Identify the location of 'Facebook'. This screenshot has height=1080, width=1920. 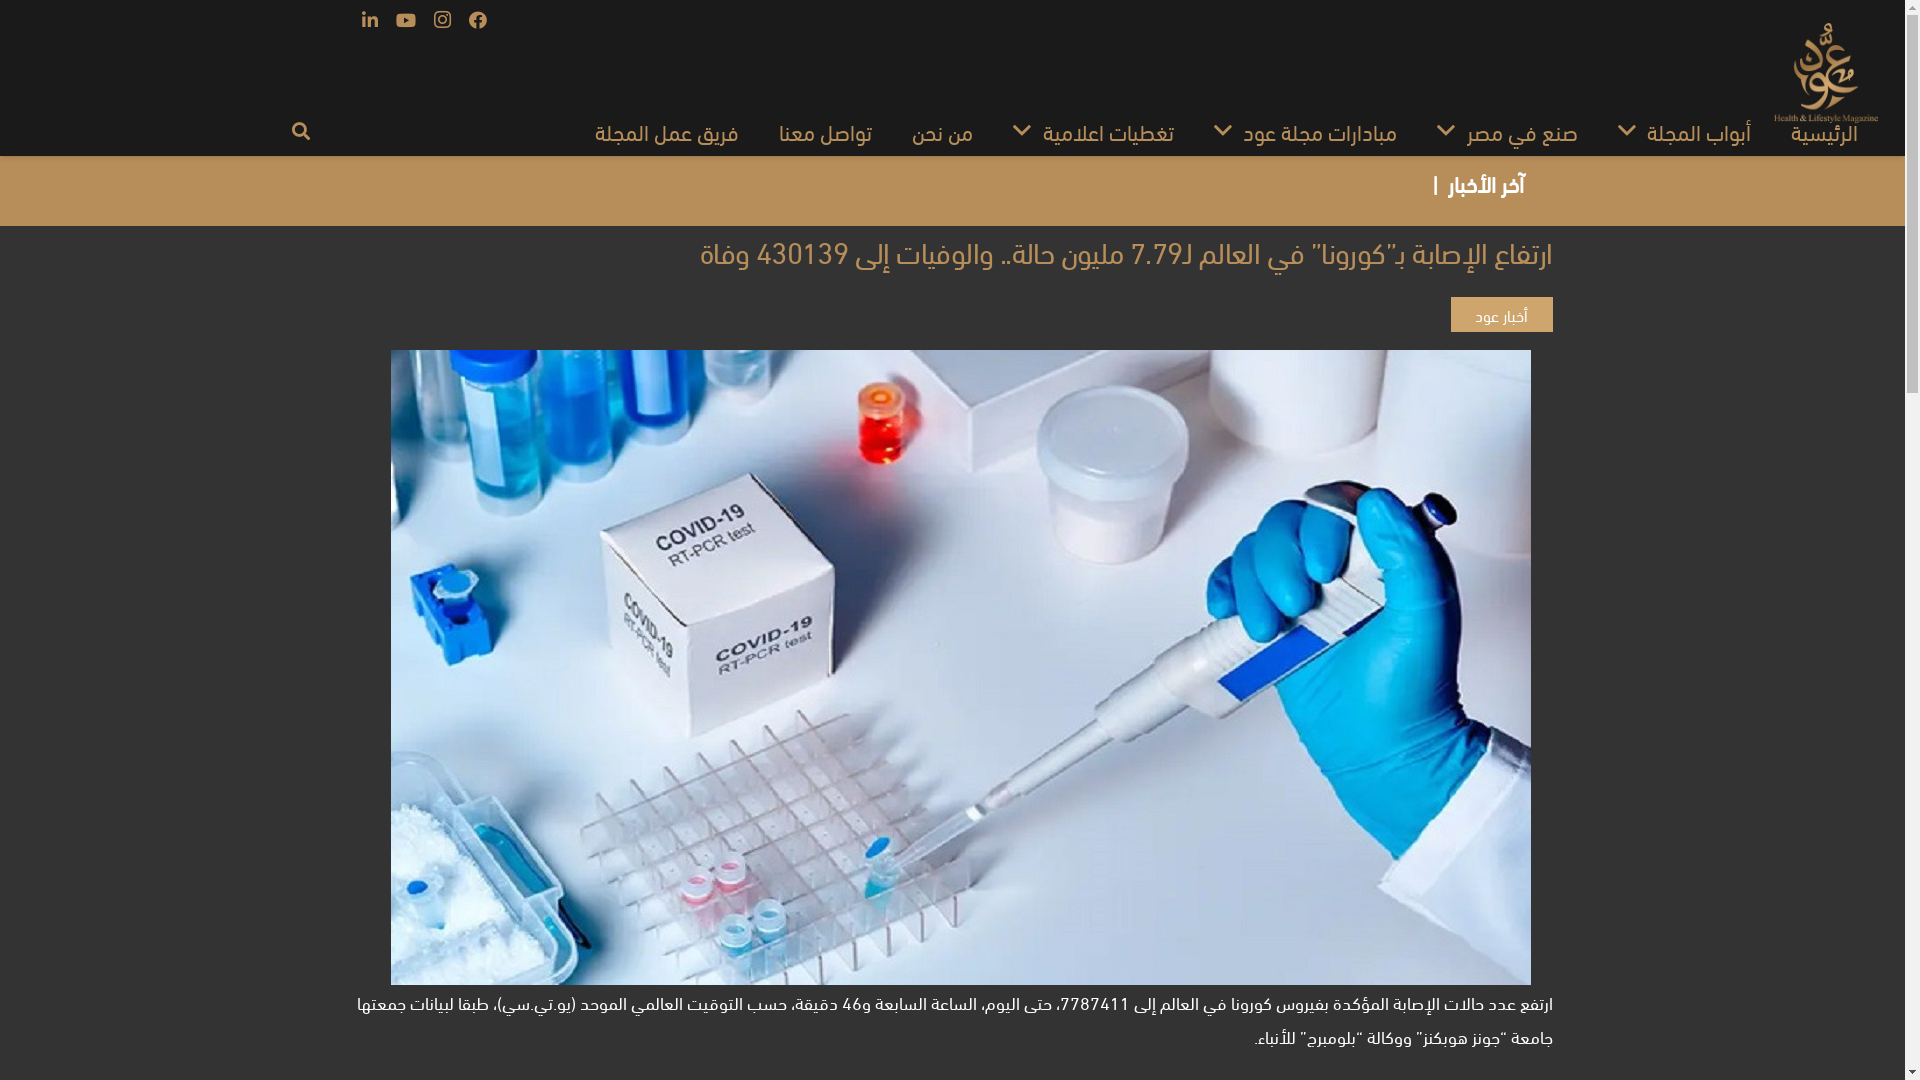
(477, 19).